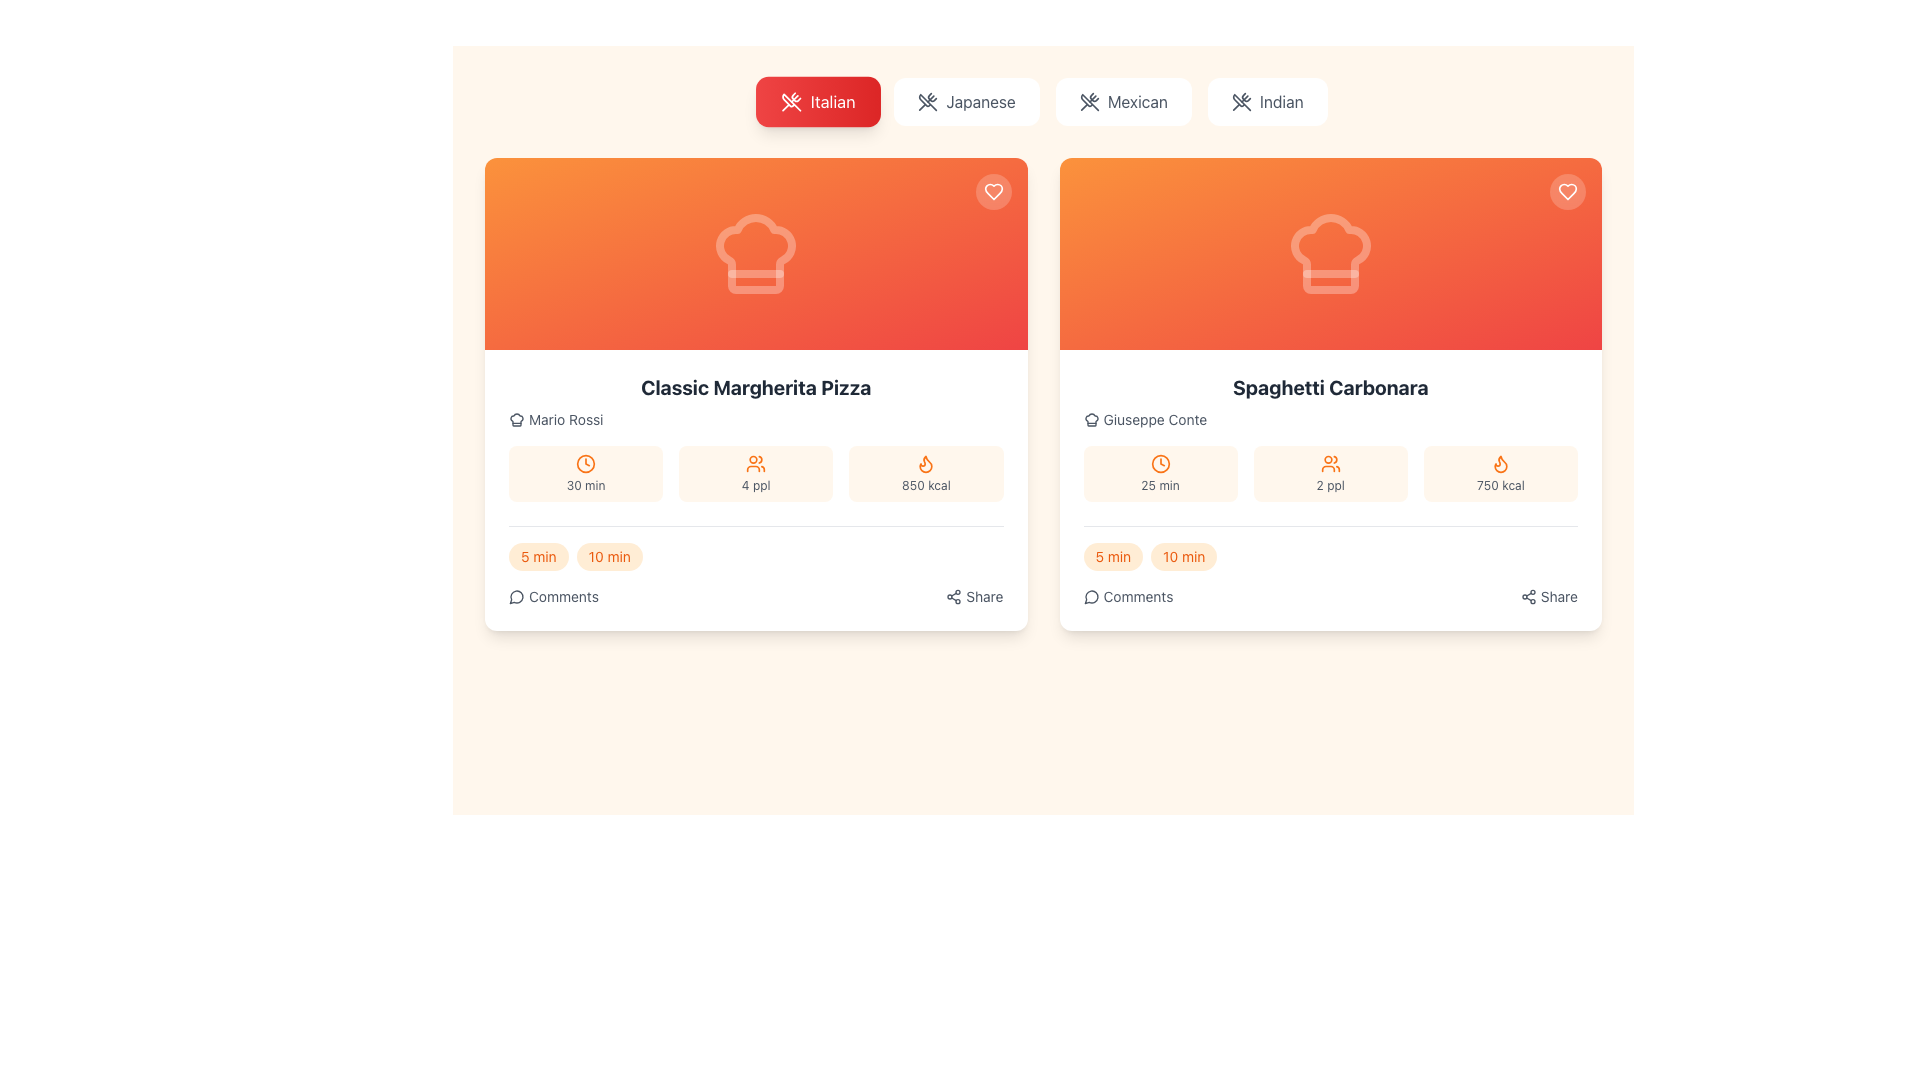 The height and width of the screenshot is (1080, 1920). What do you see at coordinates (608, 556) in the screenshot?
I see `the circular badge button with a light orange background displaying '10 min'` at bounding box center [608, 556].